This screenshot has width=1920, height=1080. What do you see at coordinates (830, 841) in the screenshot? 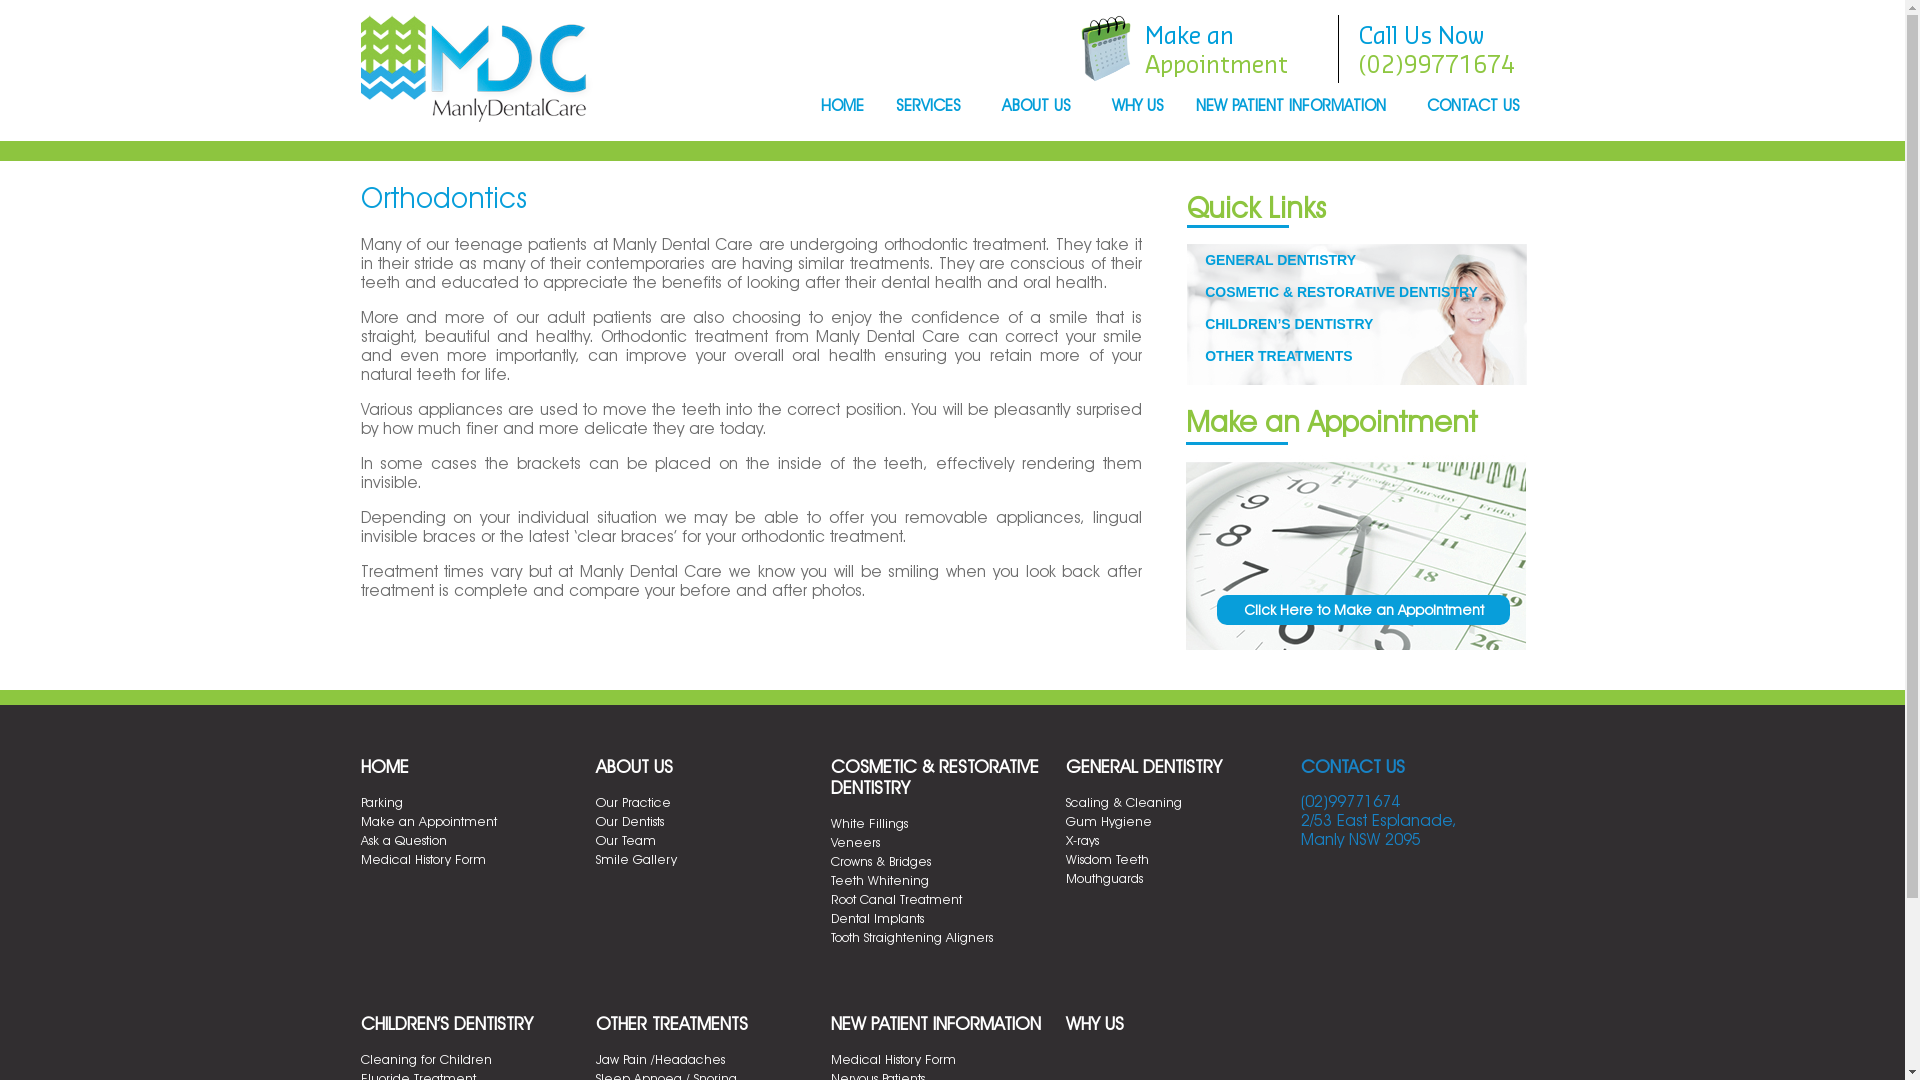
I see `'Veneers'` at bounding box center [830, 841].